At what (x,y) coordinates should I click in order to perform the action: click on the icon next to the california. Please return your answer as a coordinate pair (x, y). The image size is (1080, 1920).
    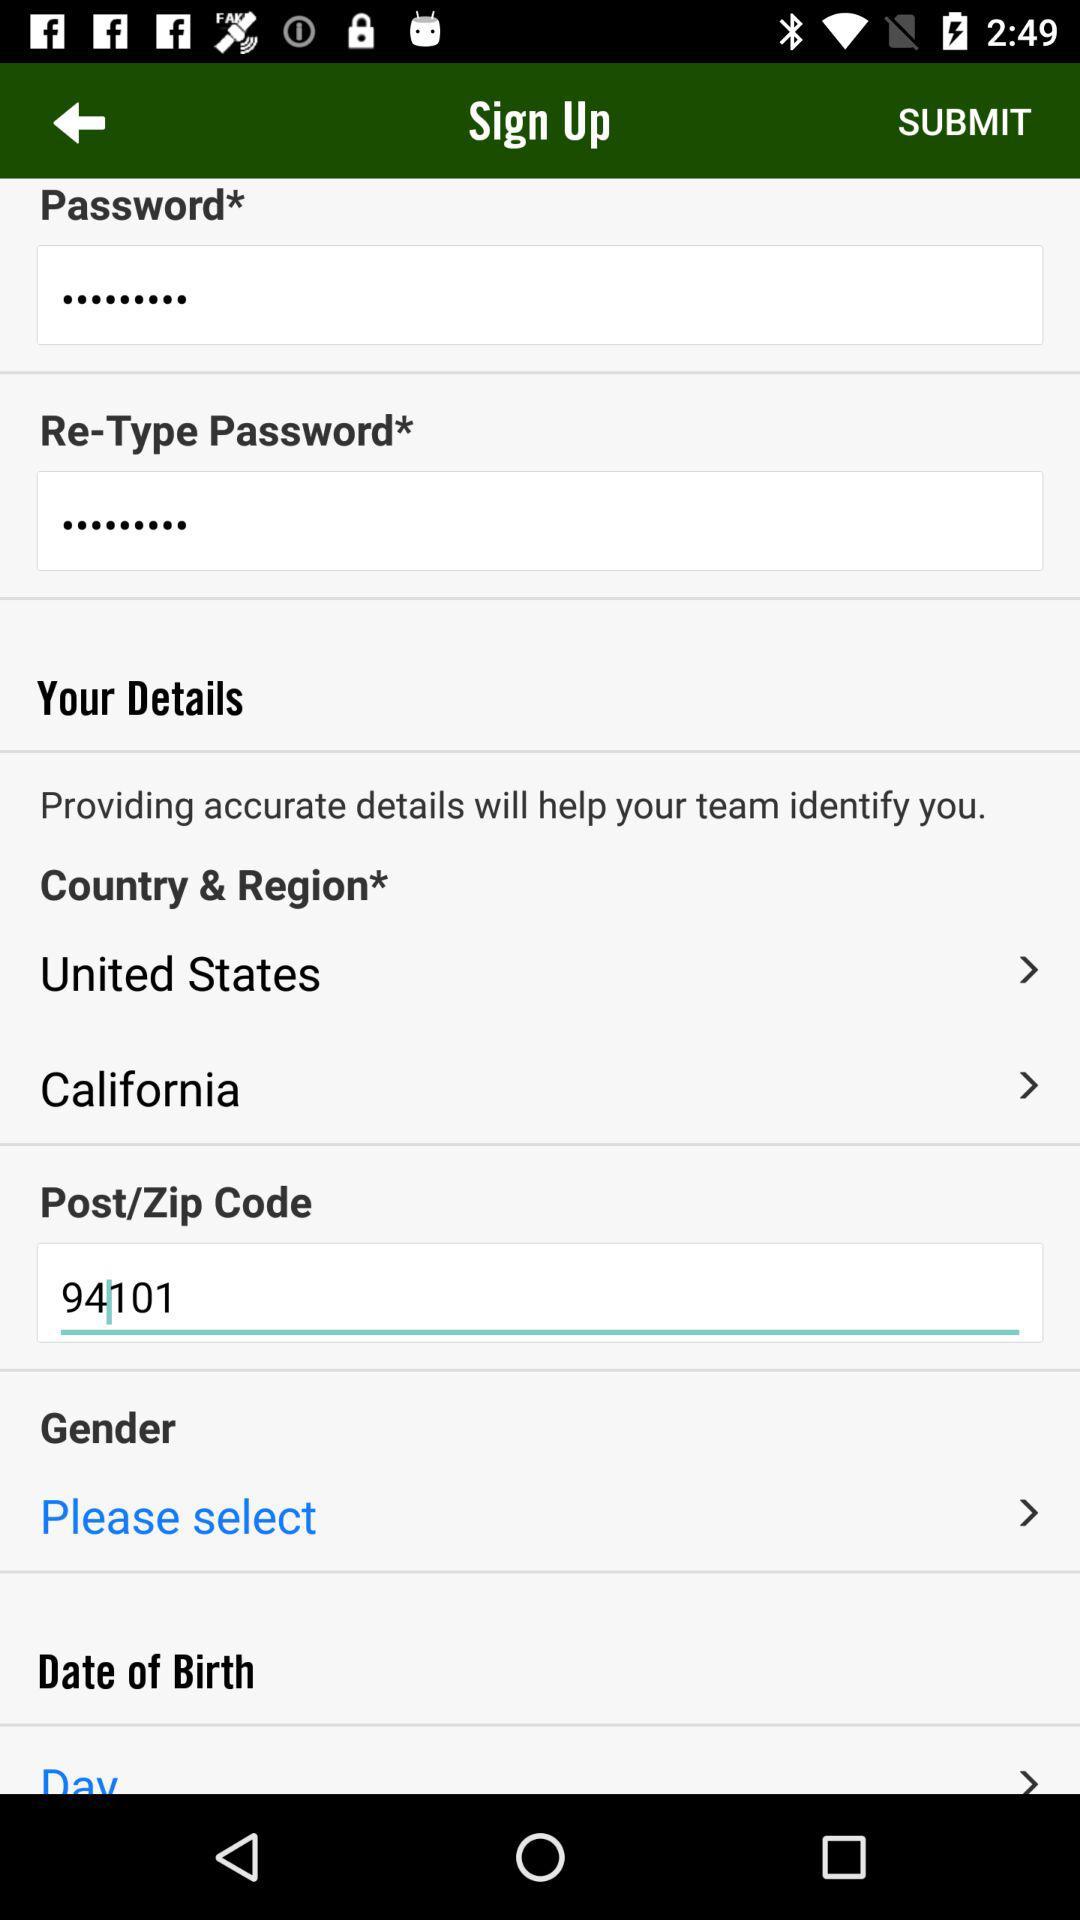
    Looking at the image, I should click on (1027, 1084).